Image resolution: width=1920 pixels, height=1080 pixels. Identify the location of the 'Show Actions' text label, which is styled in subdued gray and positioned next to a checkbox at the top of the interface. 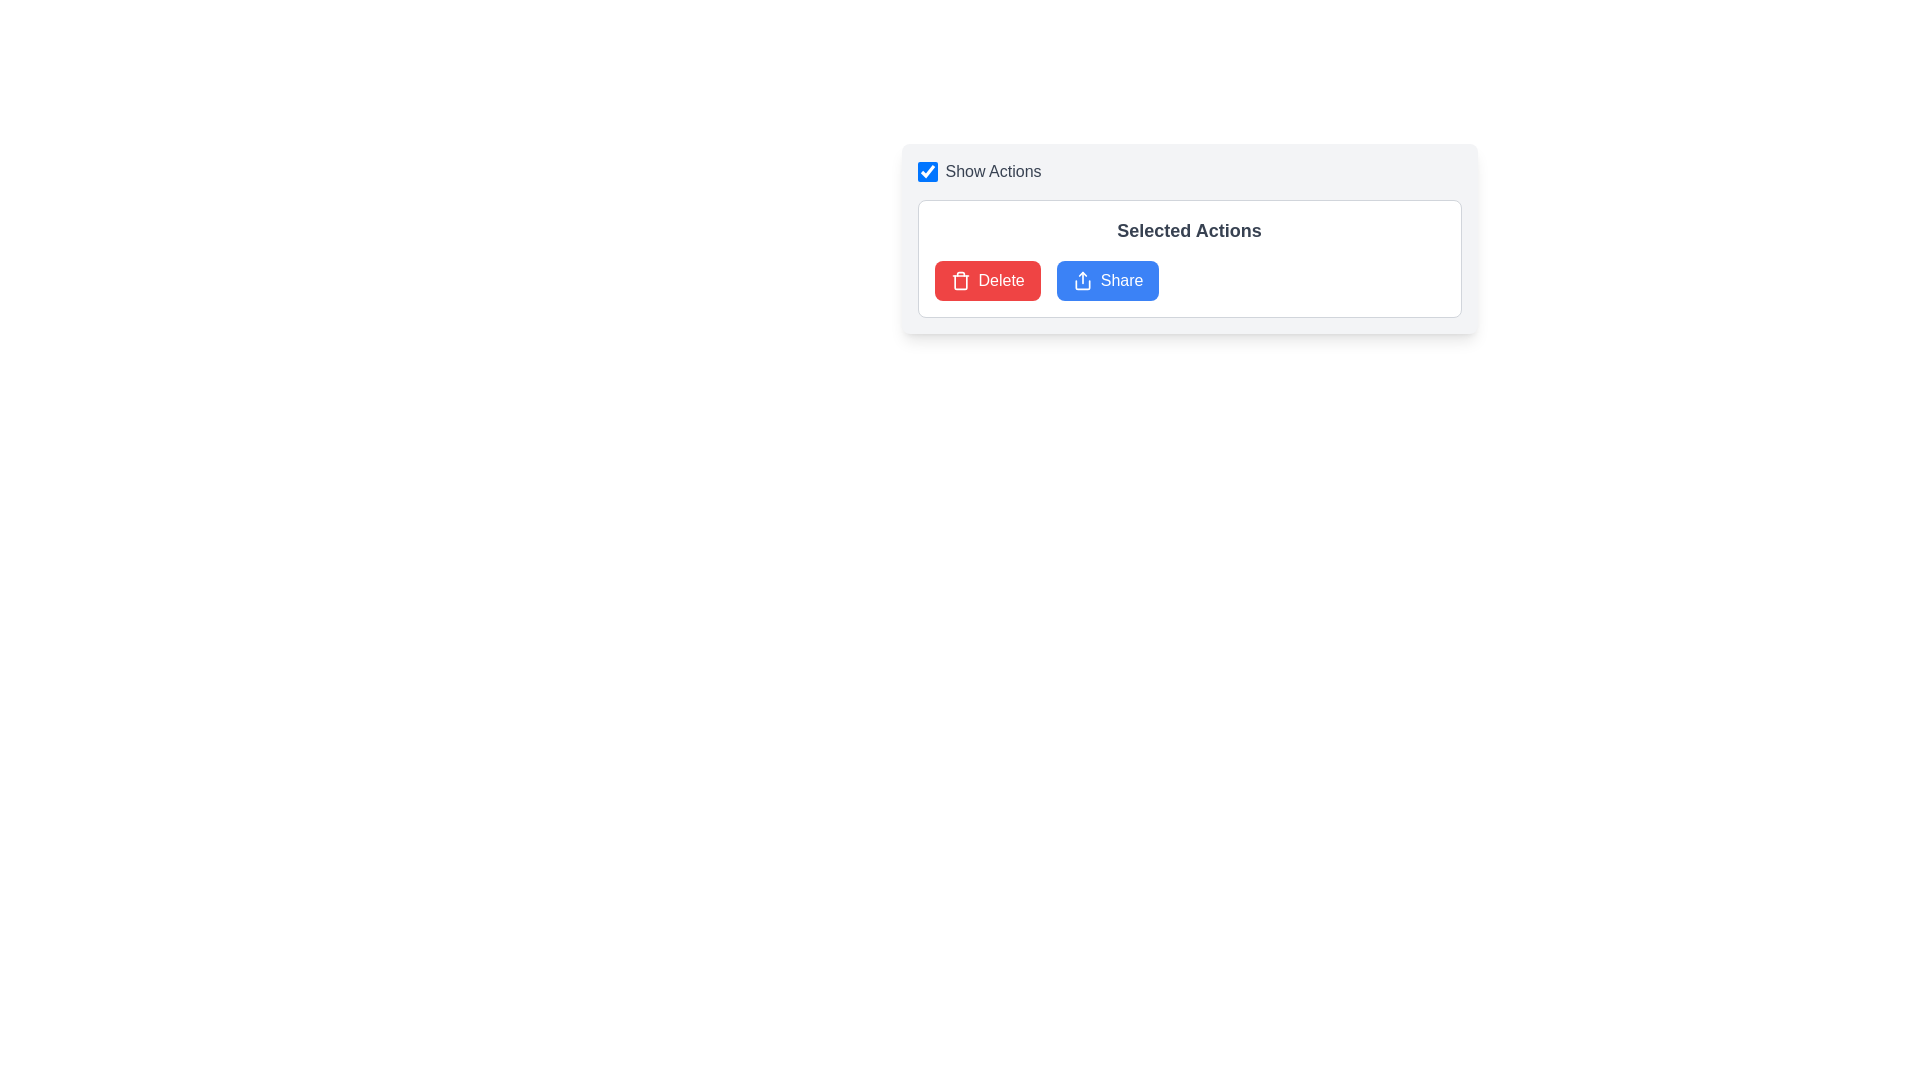
(993, 171).